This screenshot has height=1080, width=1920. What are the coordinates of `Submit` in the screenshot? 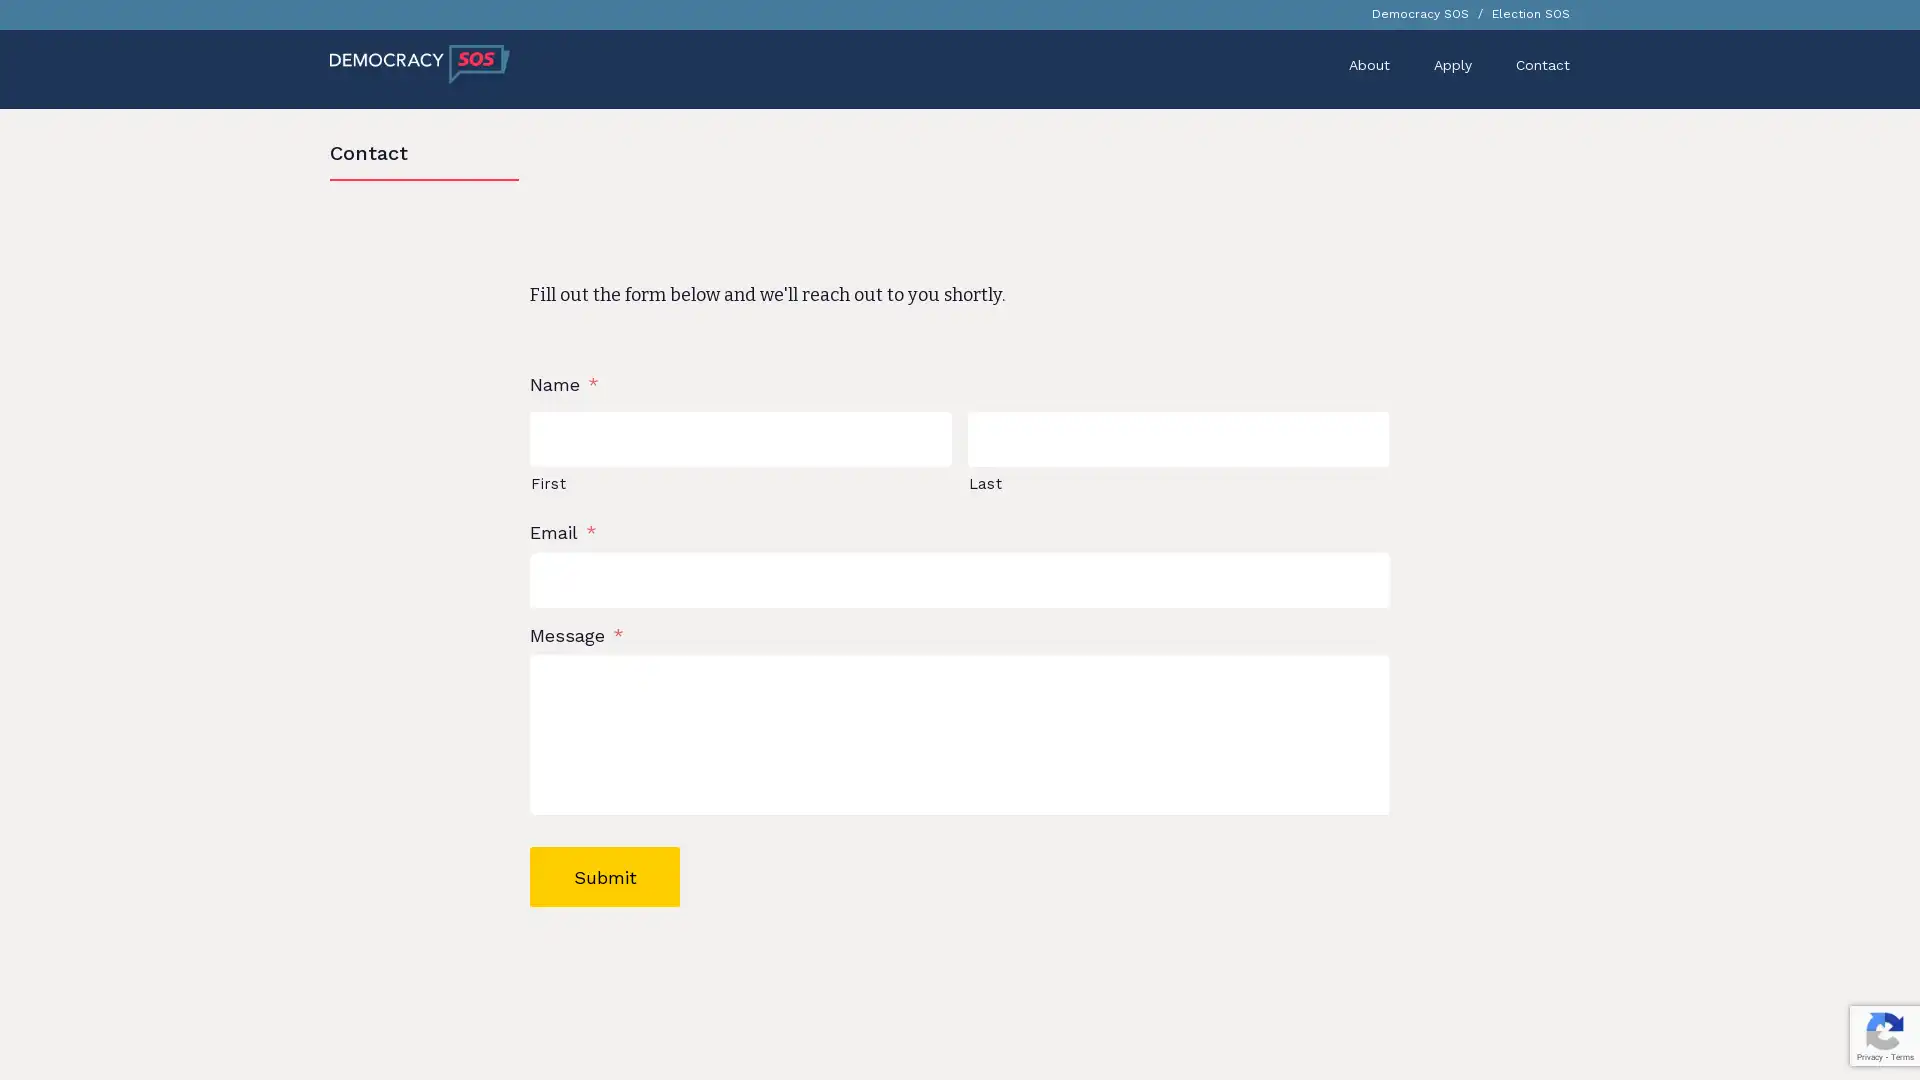 It's located at (603, 875).